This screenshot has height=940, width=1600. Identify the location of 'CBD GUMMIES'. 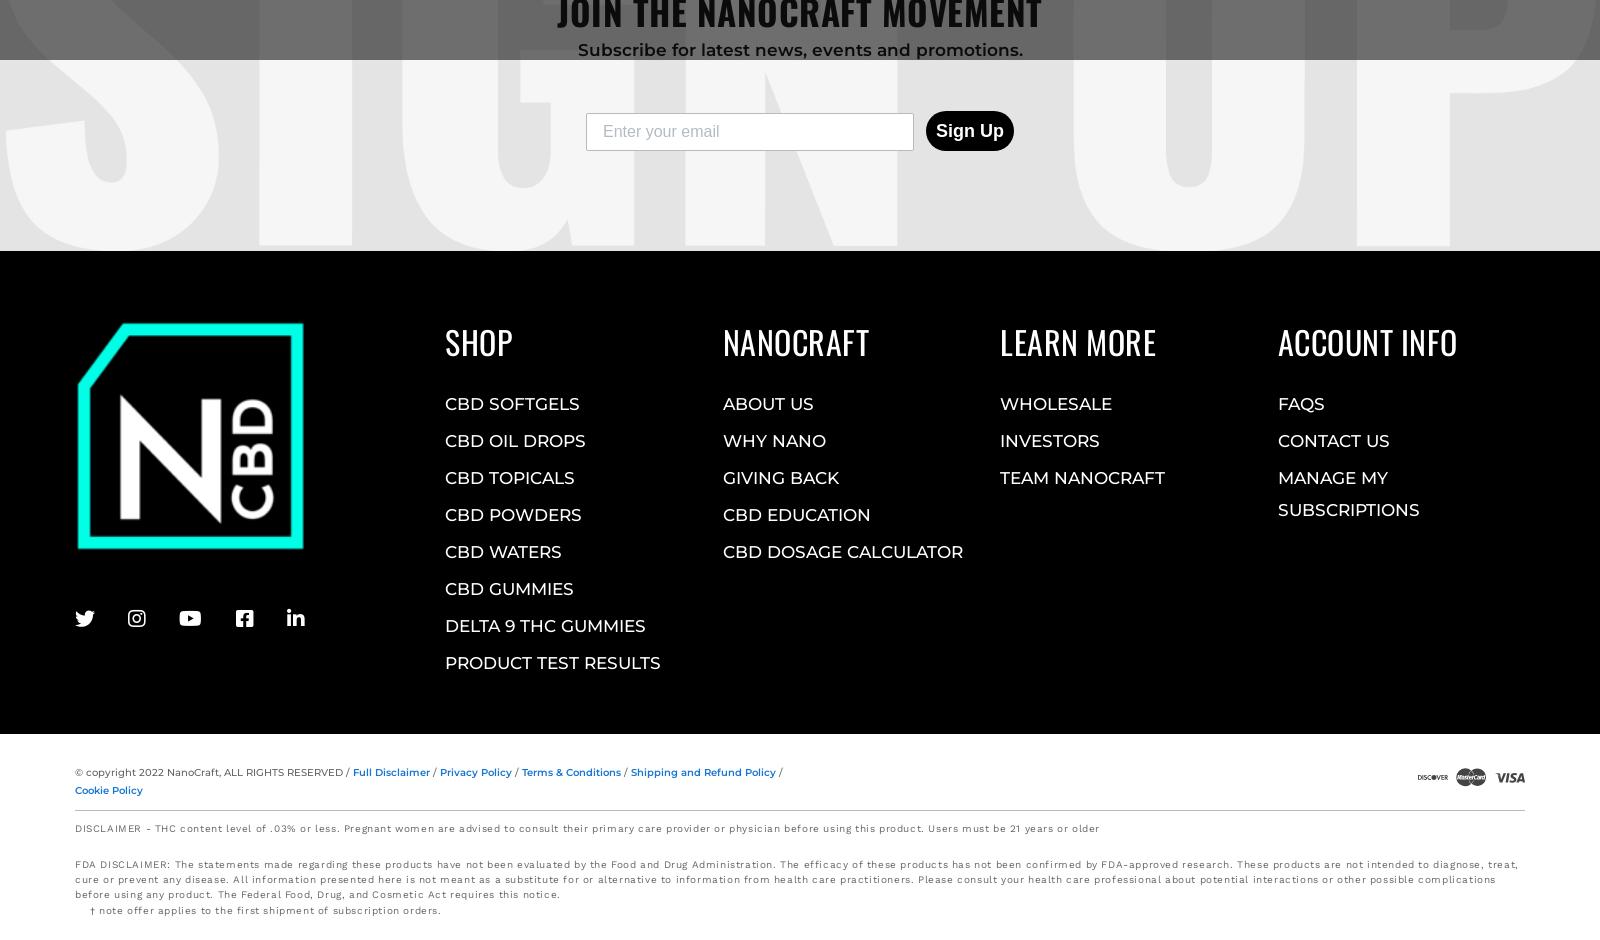
(508, 588).